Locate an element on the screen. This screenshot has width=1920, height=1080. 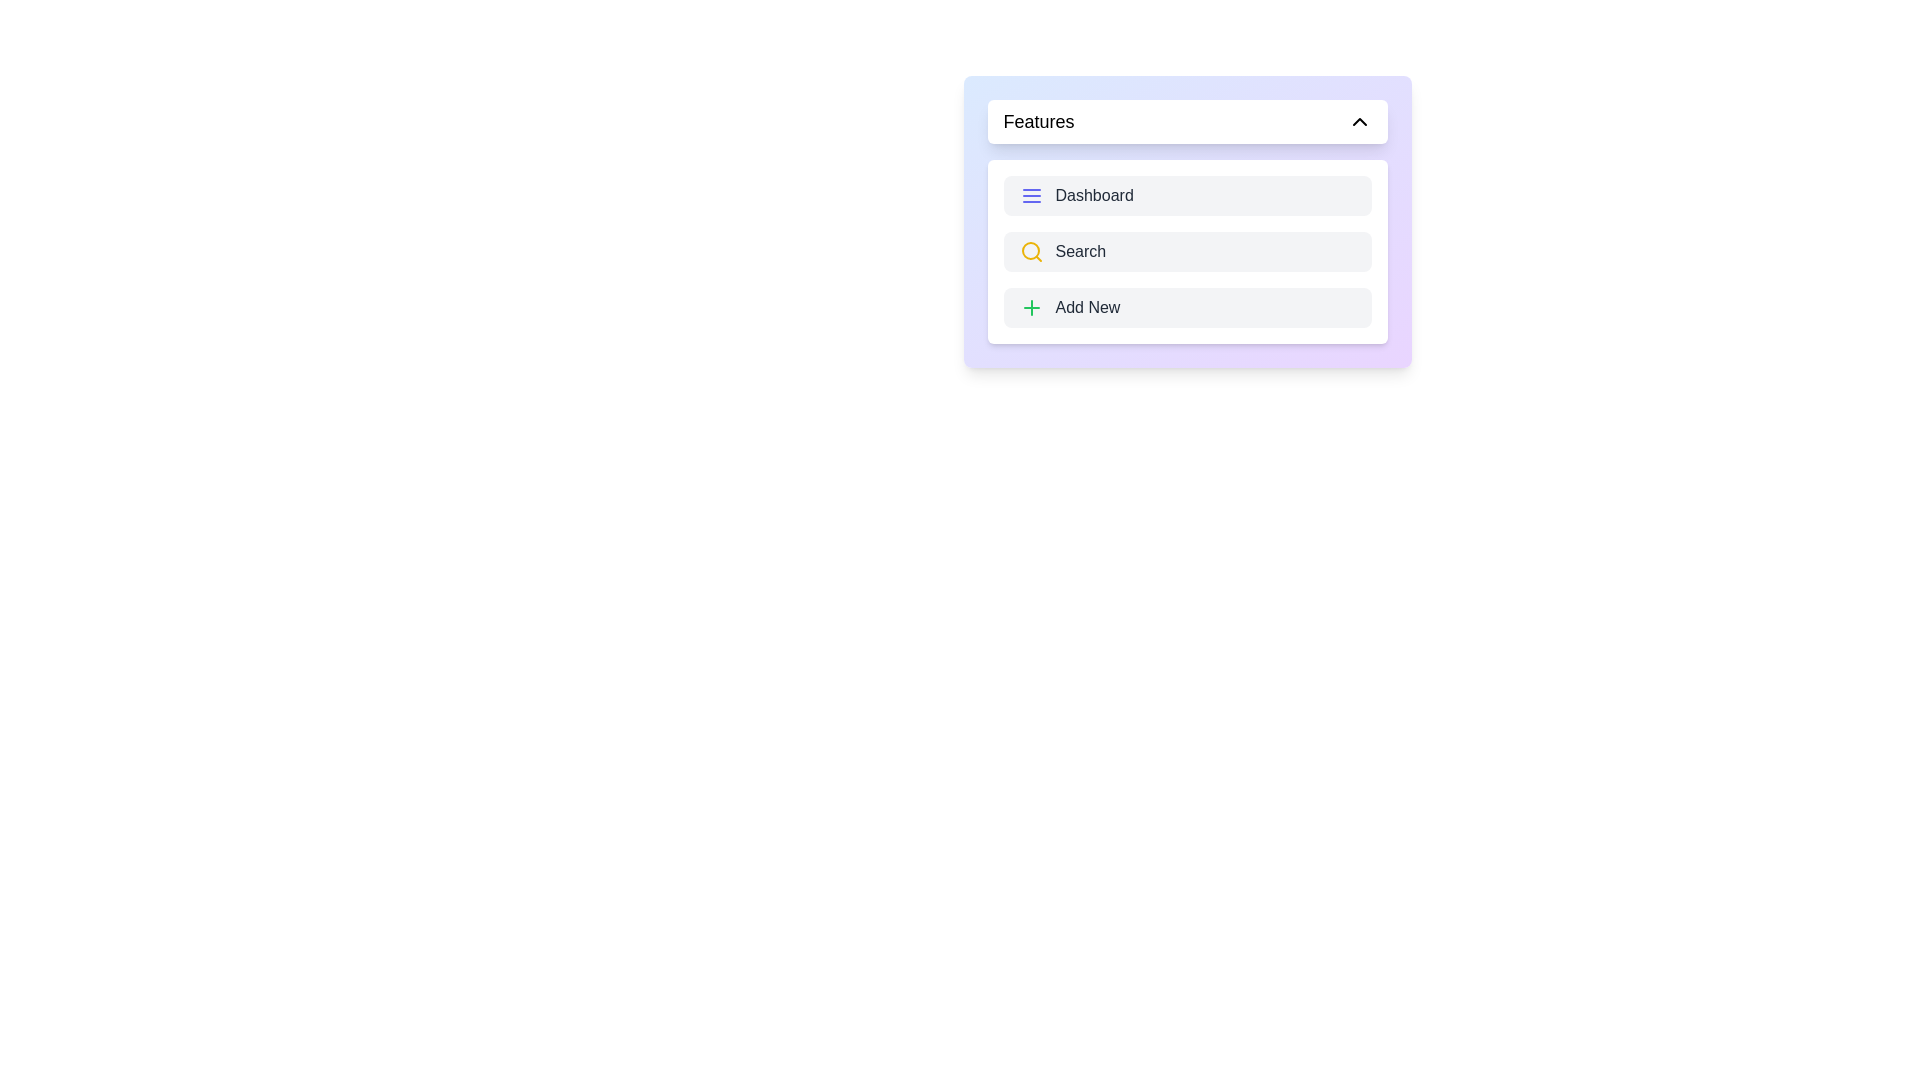
the text 'Search' within the component is located at coordinates (1187, 250).